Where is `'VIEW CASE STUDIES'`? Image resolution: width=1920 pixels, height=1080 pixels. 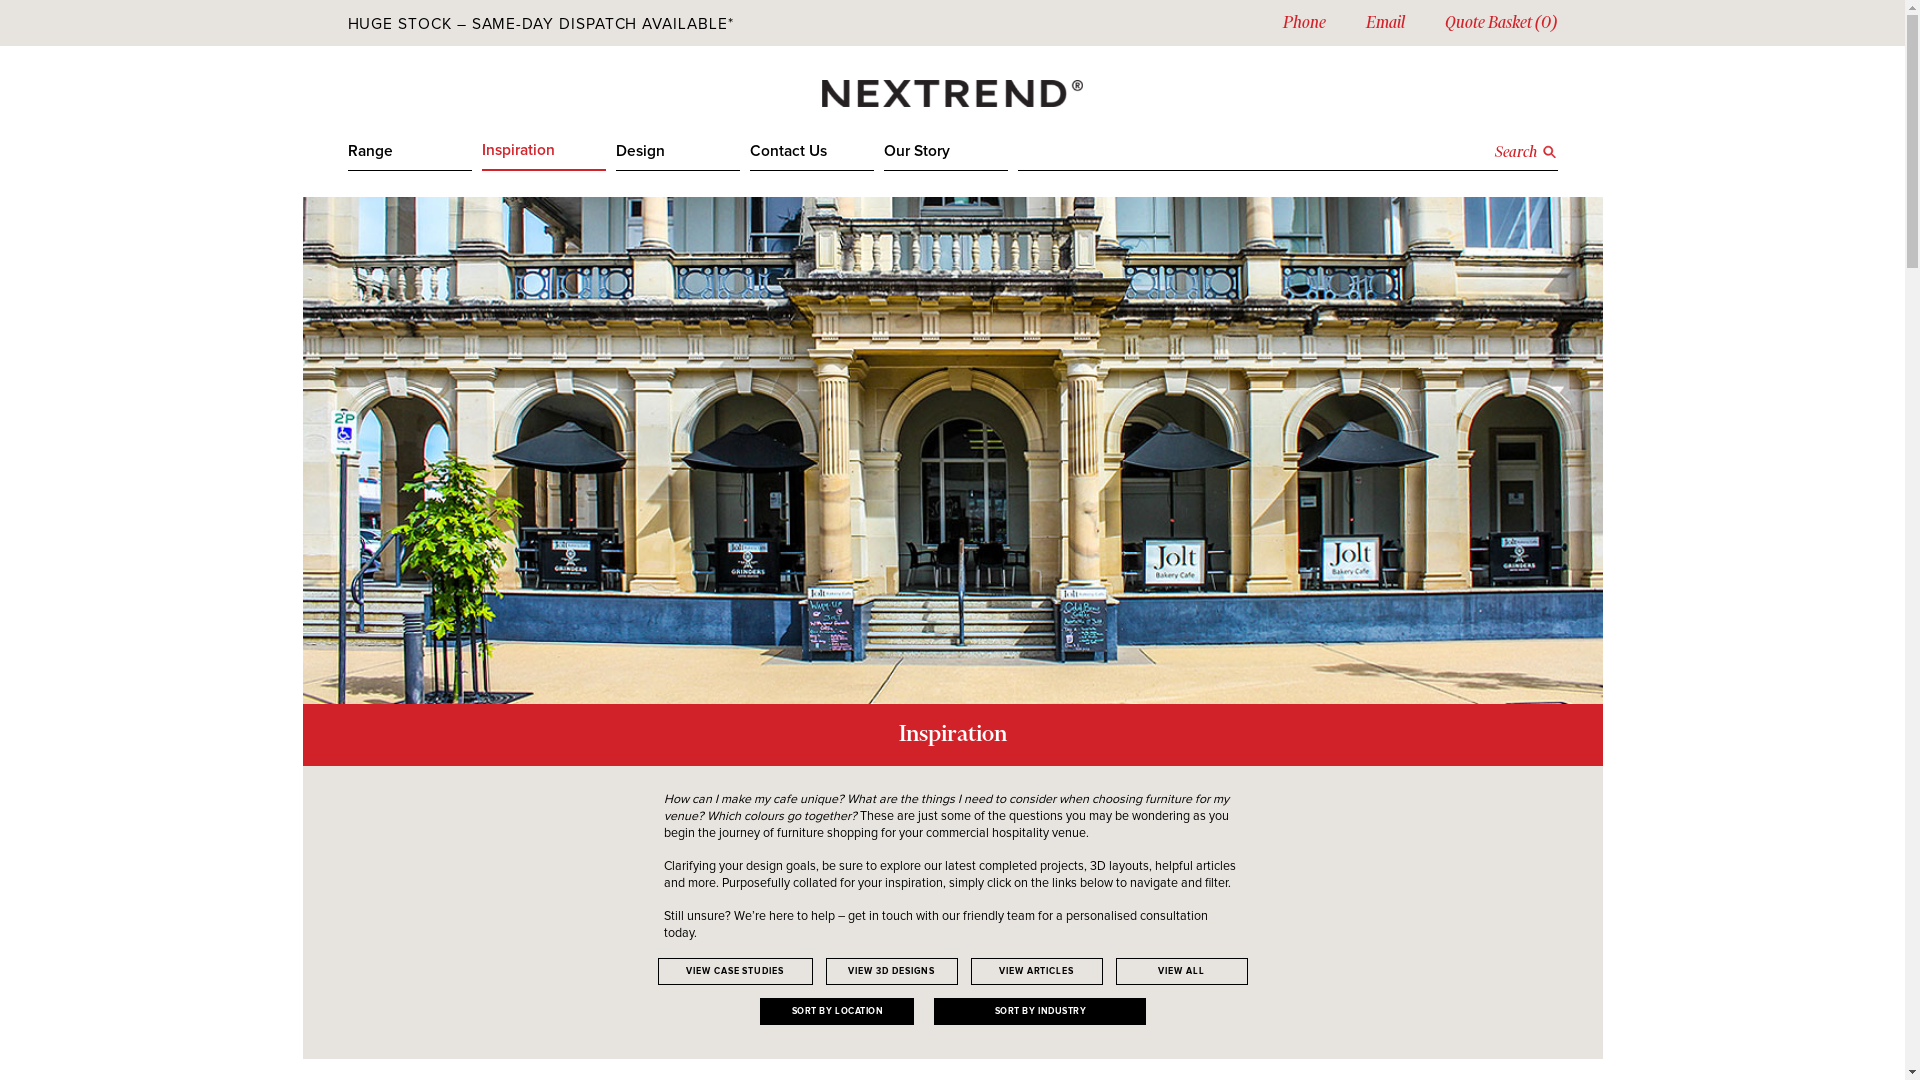
'VIEW CASE STUDIES' is located at coordinates (734, 970).